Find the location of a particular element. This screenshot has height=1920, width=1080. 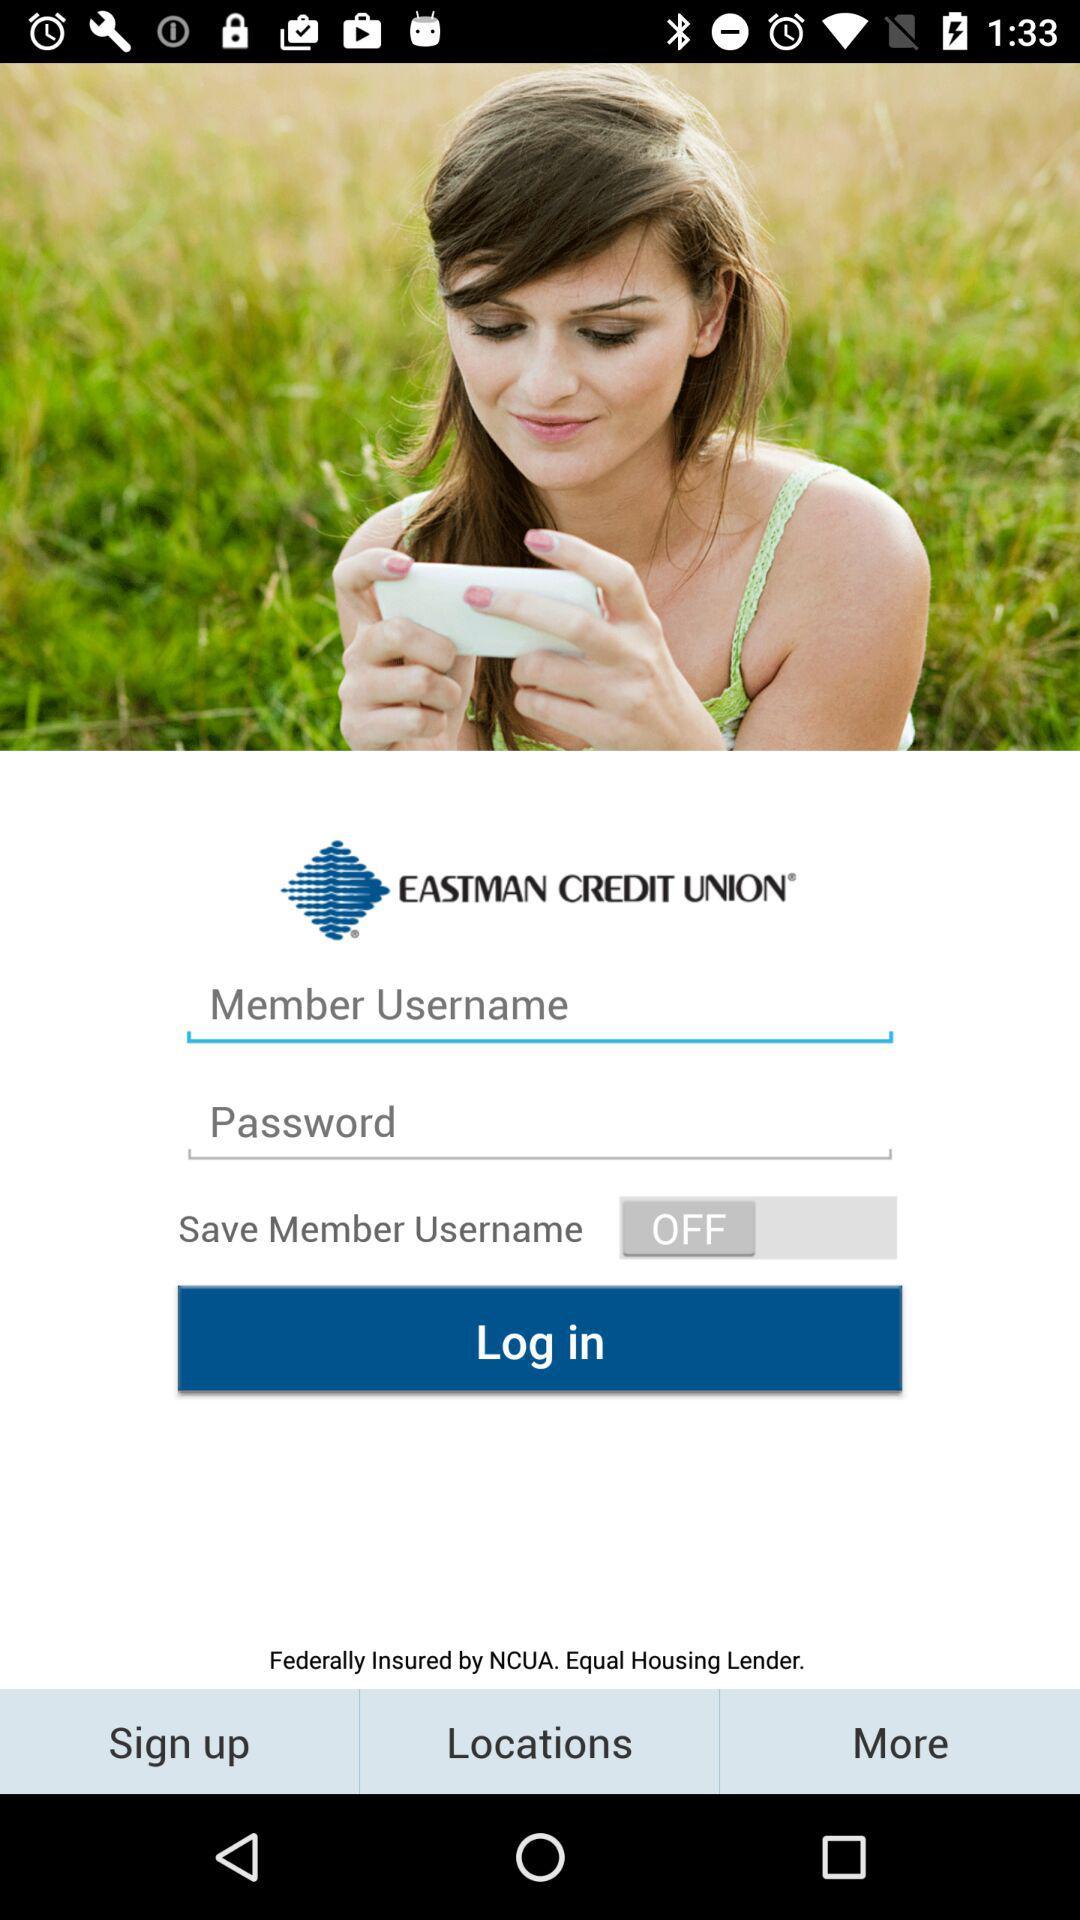

the log in item is located at coordinates (540, 1340).